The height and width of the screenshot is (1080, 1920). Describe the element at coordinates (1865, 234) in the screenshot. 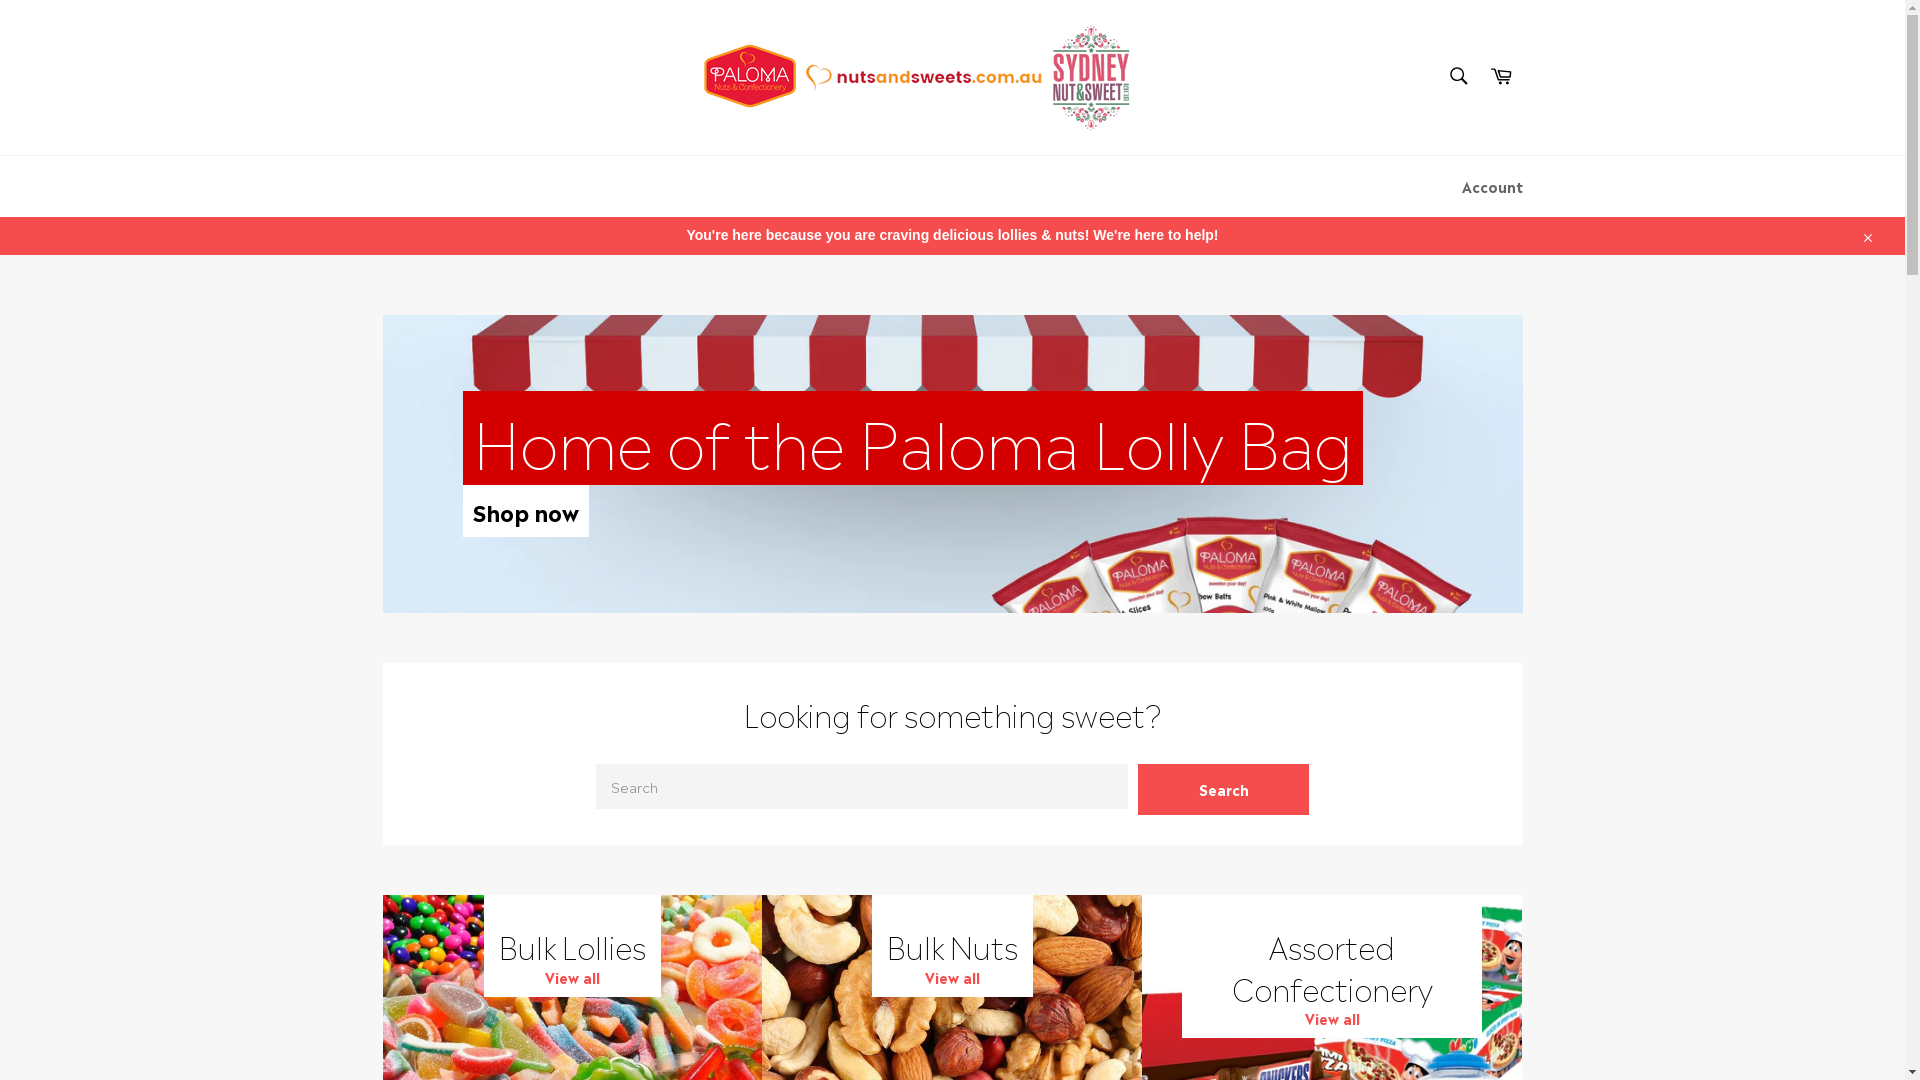

I see `'Close'` at that location.